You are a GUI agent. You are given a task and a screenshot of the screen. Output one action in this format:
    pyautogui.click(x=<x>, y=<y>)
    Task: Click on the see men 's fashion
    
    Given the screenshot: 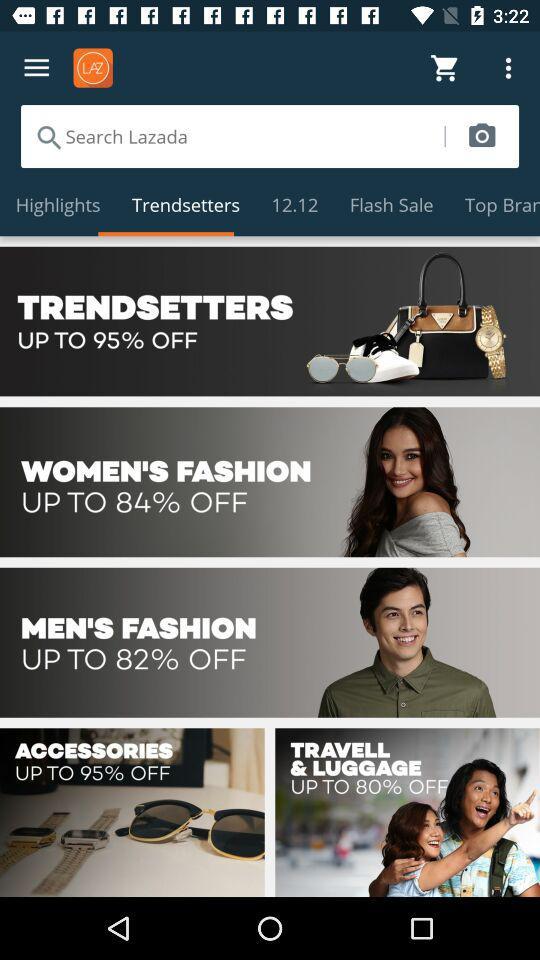 What is the action you would take?
    pyautogui.click(x=270, y=641)
    